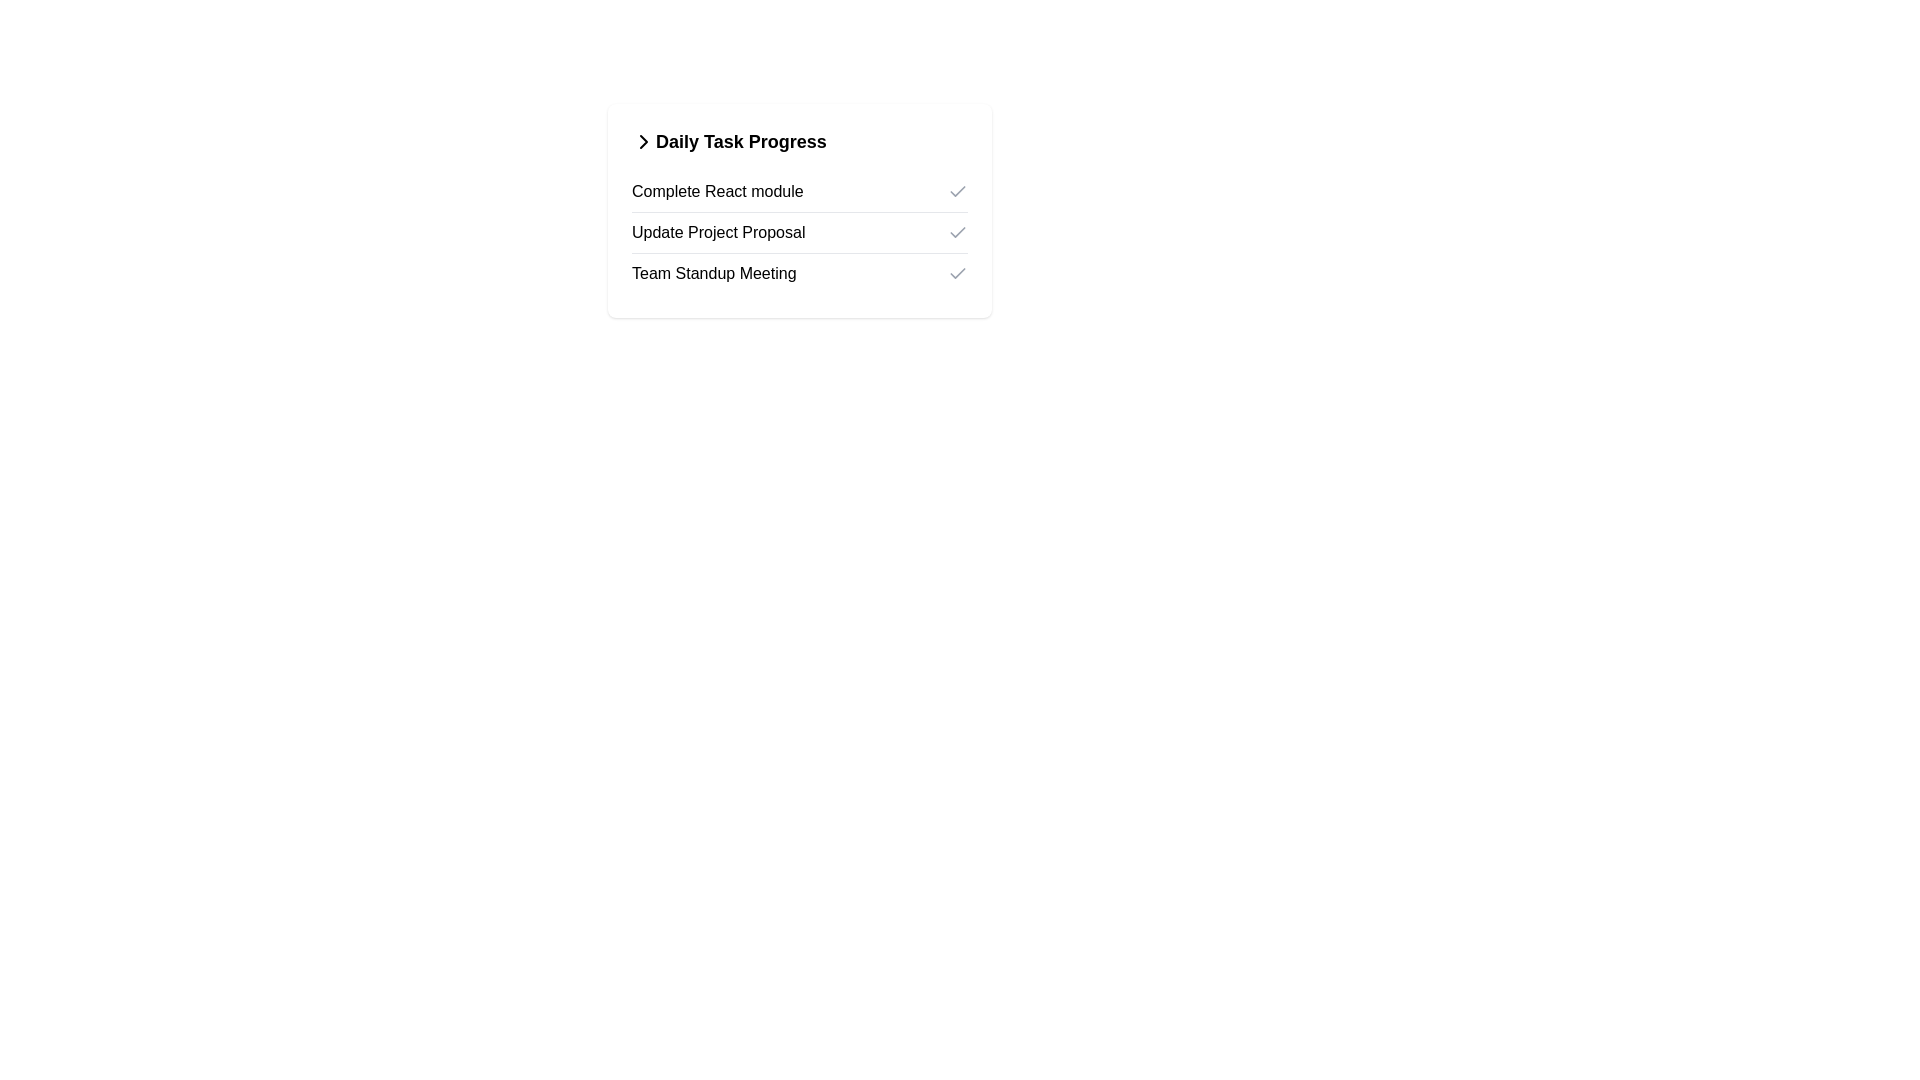 Image resolution: width=1920 pixels, height=1080 pixels. What do you see at coordinates (957, 273) in the screenshot?
I see `the small SVG checkmark icon to the right of 'Team Standup Meeting'` at bounding box center [957, 273].